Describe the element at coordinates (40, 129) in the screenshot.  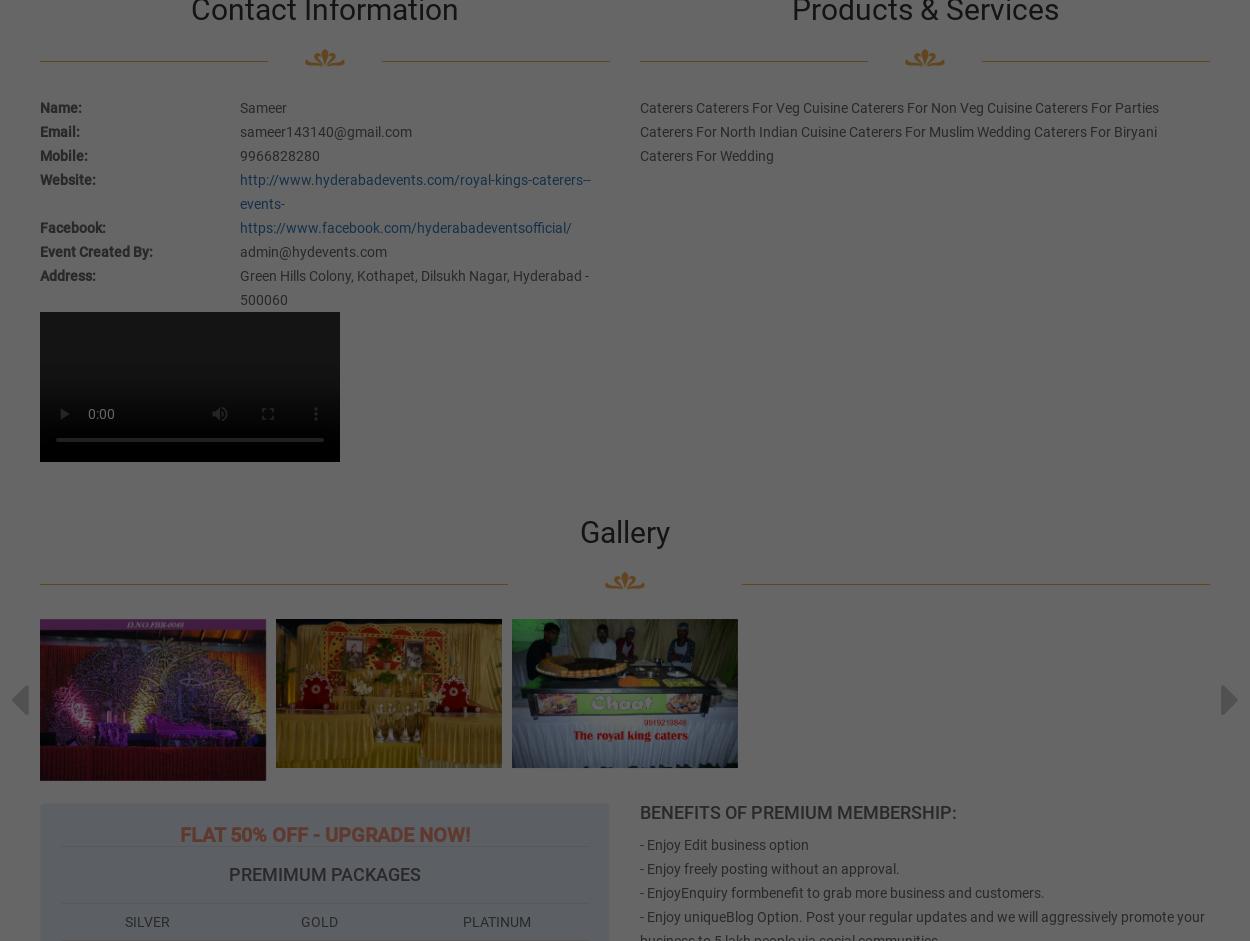
I see `'Email:'` at that location.